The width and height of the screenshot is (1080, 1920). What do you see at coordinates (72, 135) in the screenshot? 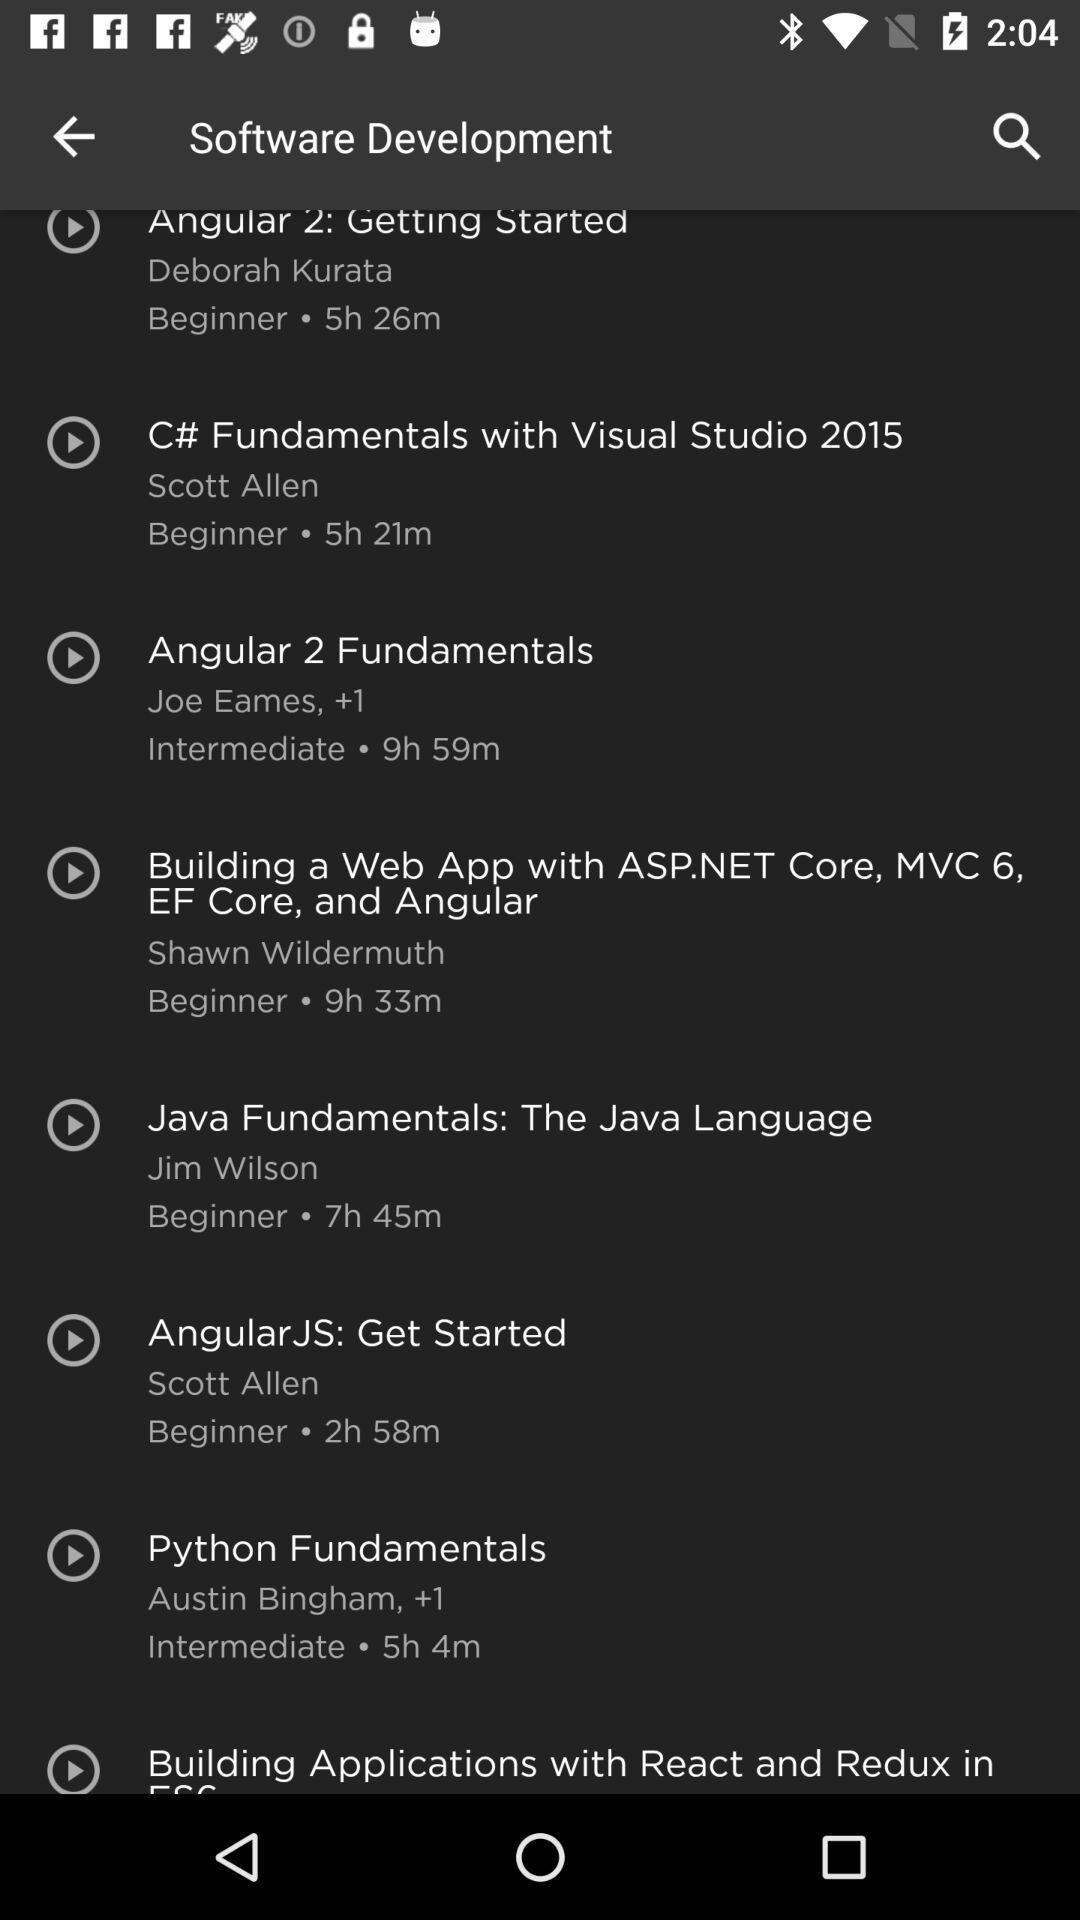
I see `the icon to the left of angular 2 getting item` at bounding box center [72, 135].